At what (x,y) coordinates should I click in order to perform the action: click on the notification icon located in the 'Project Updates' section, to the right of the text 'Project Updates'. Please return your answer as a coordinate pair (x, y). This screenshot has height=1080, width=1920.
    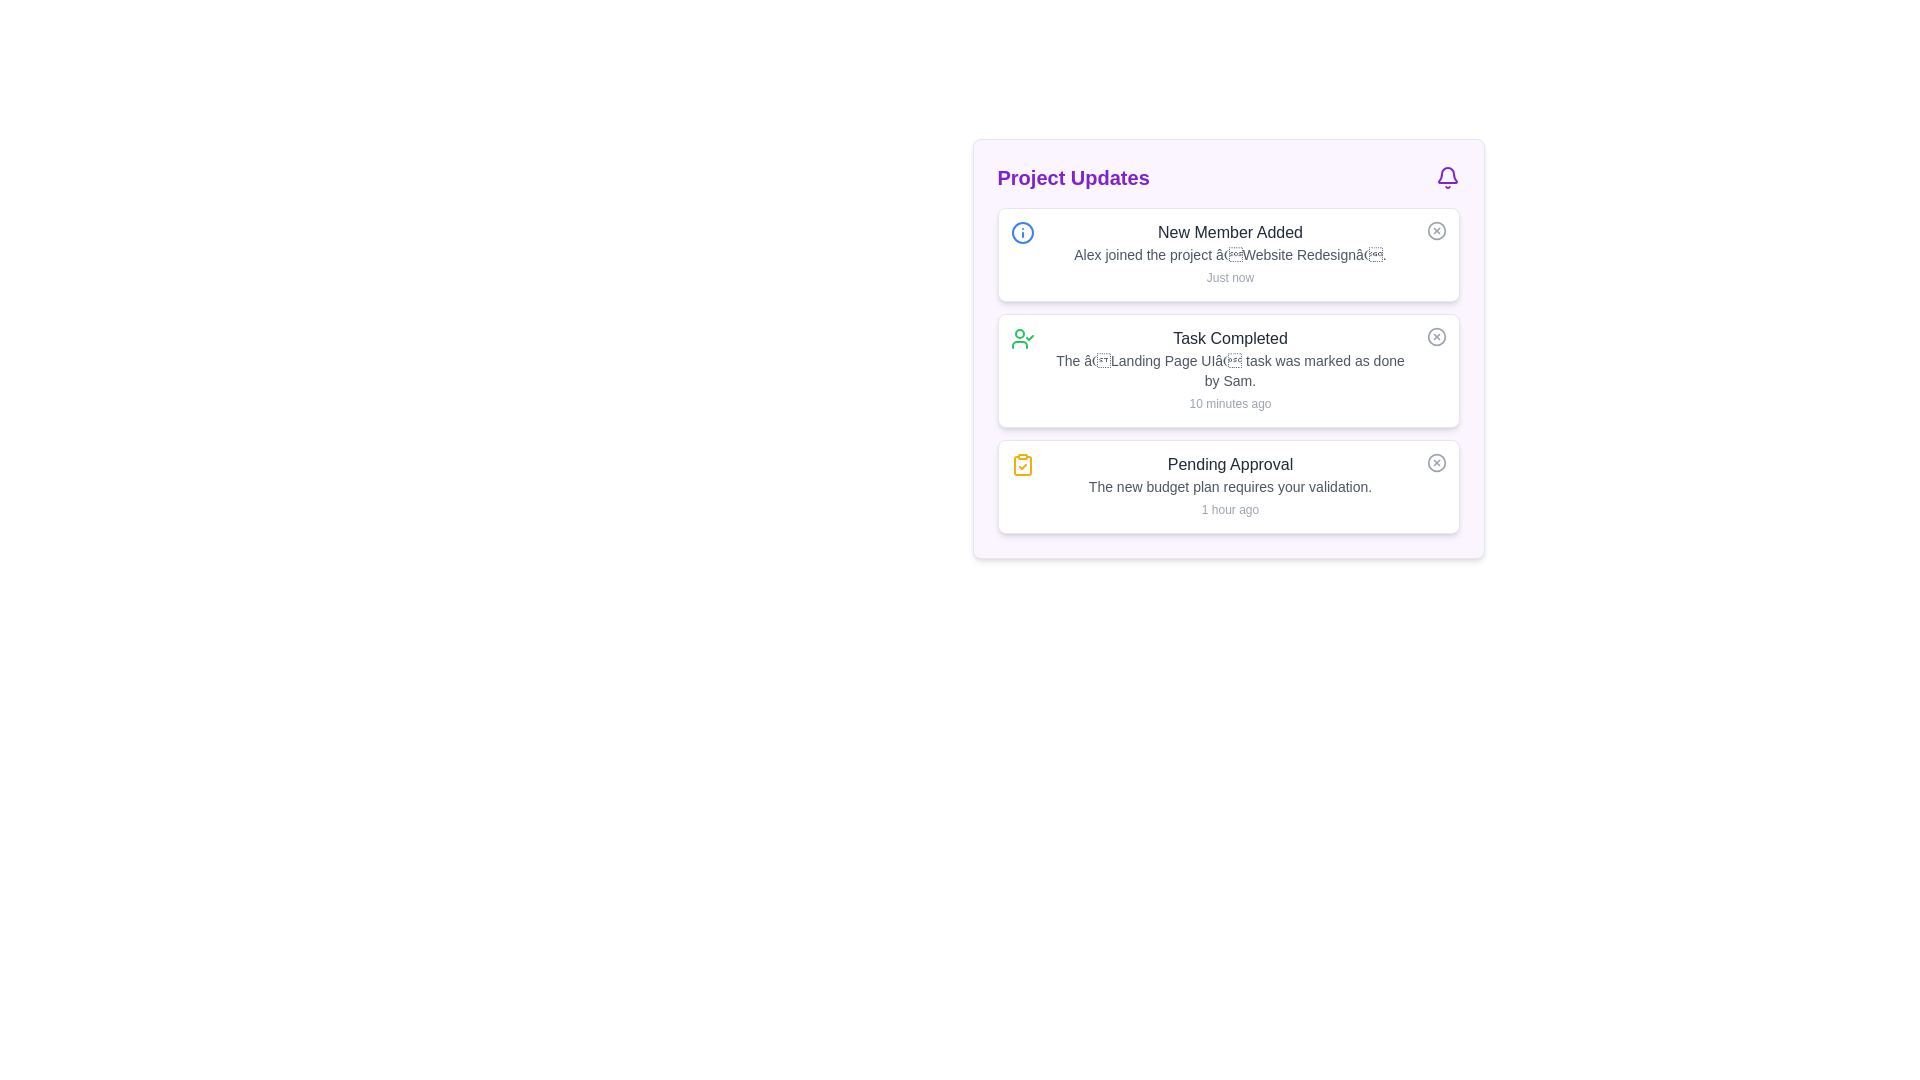
    Looking at the image, I should click on (1447, 176).